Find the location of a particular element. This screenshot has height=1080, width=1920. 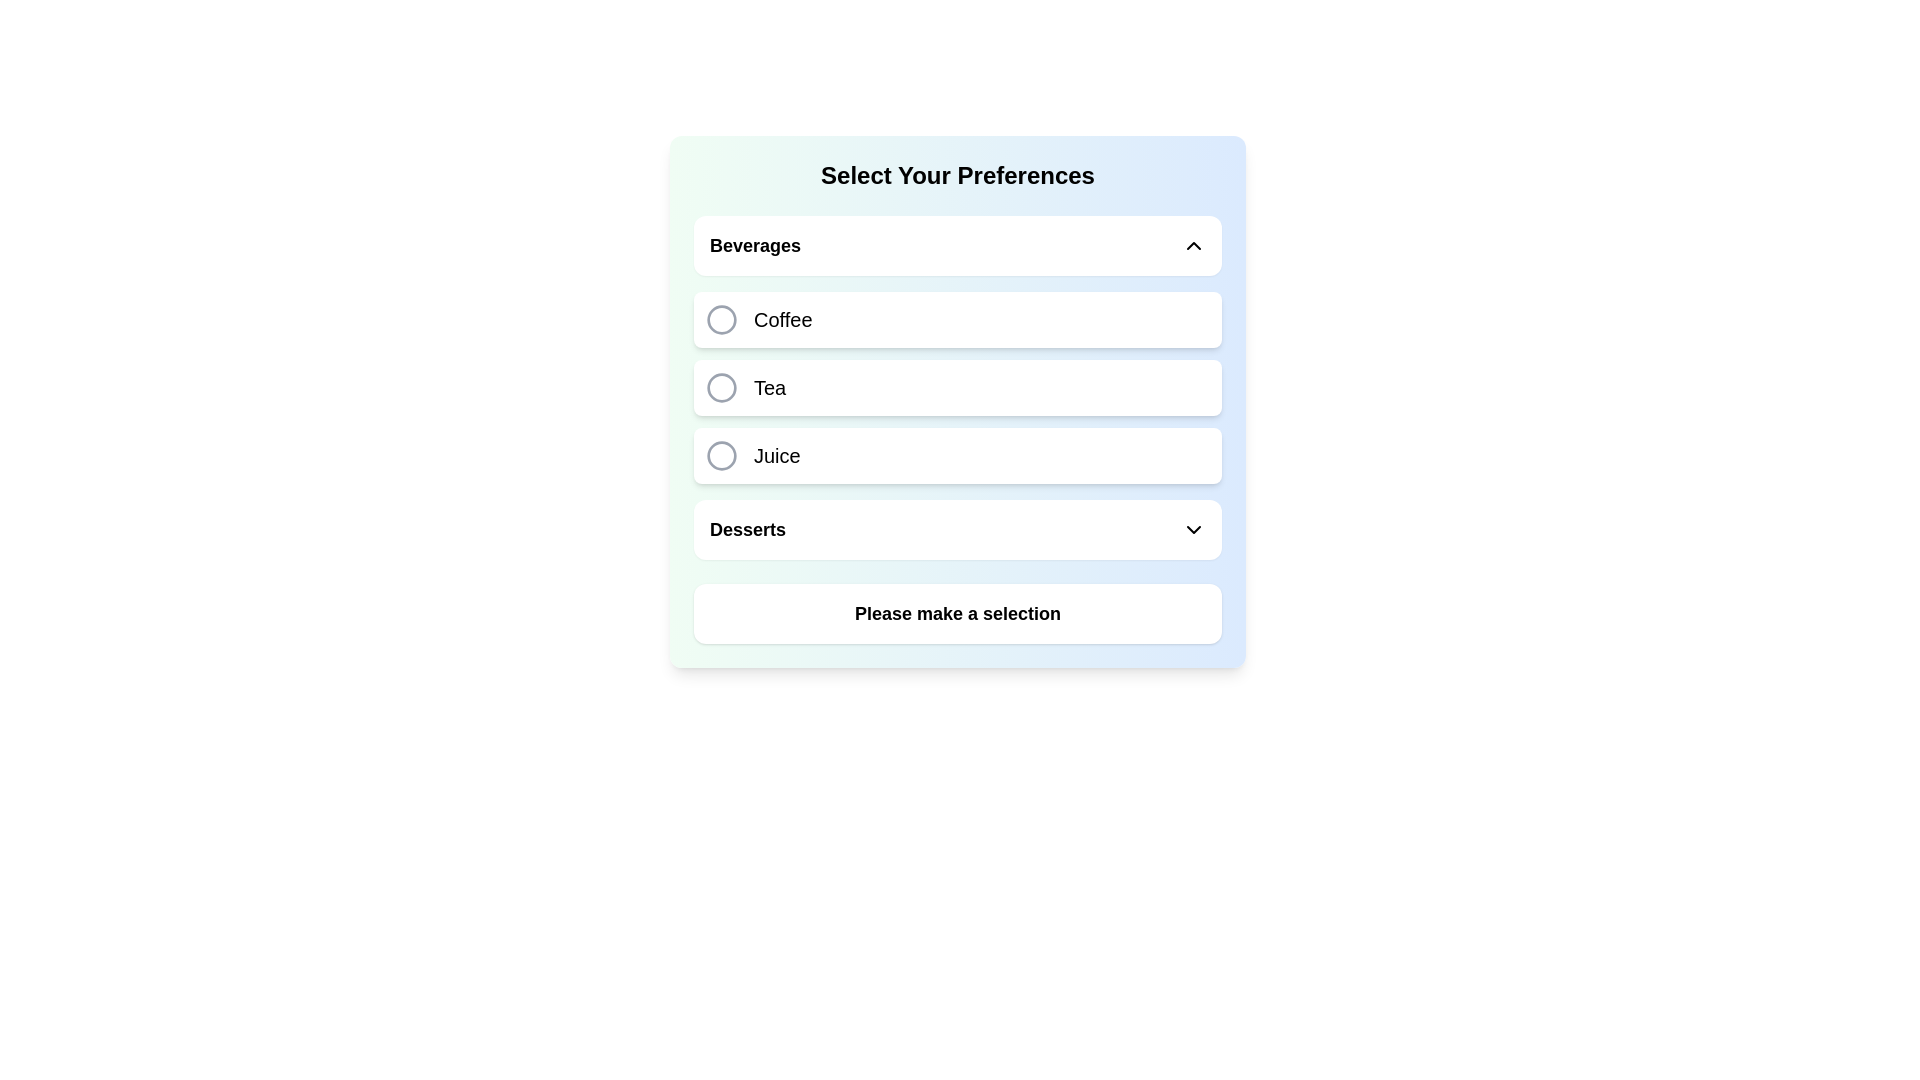

the 'Beverages' section is located at coordinates (957, 349).